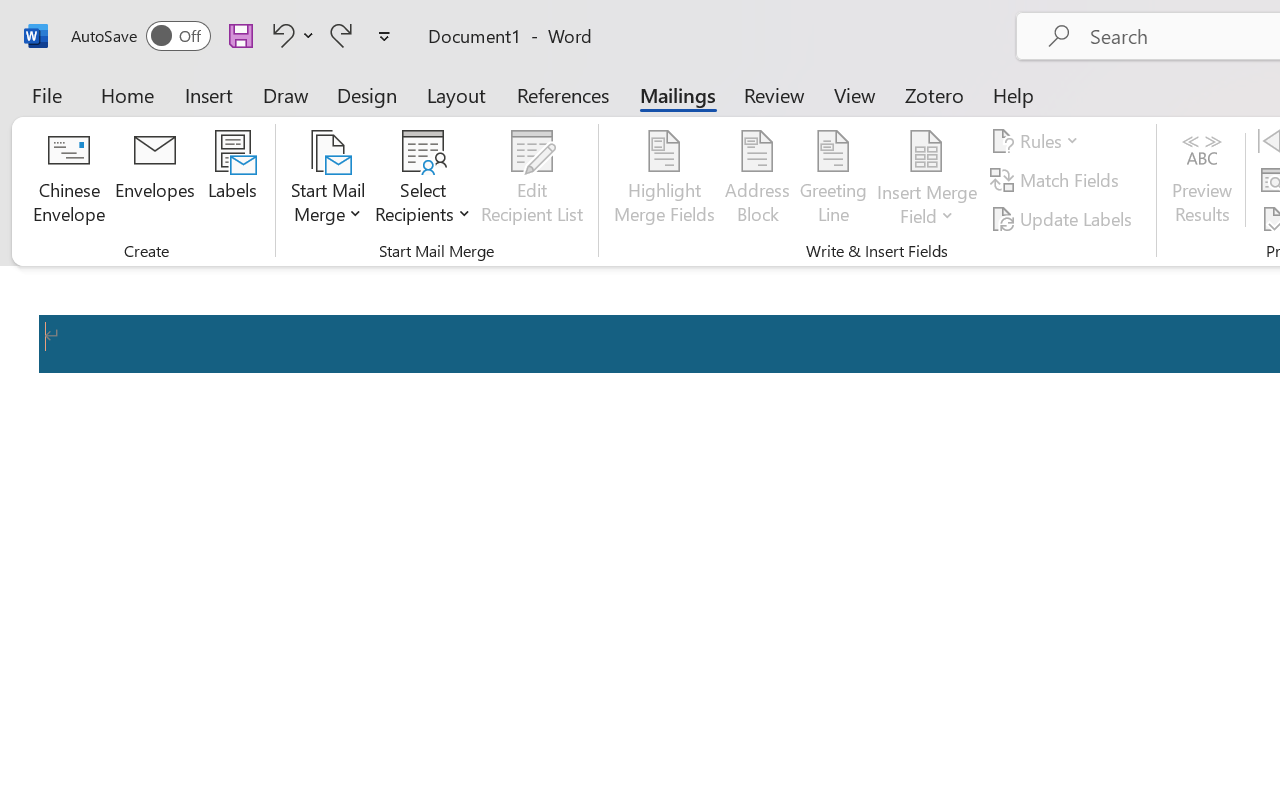 The width and height of the screenshot is (1280, 800). I want to click on 'Envelopes...', so click(154, 179).